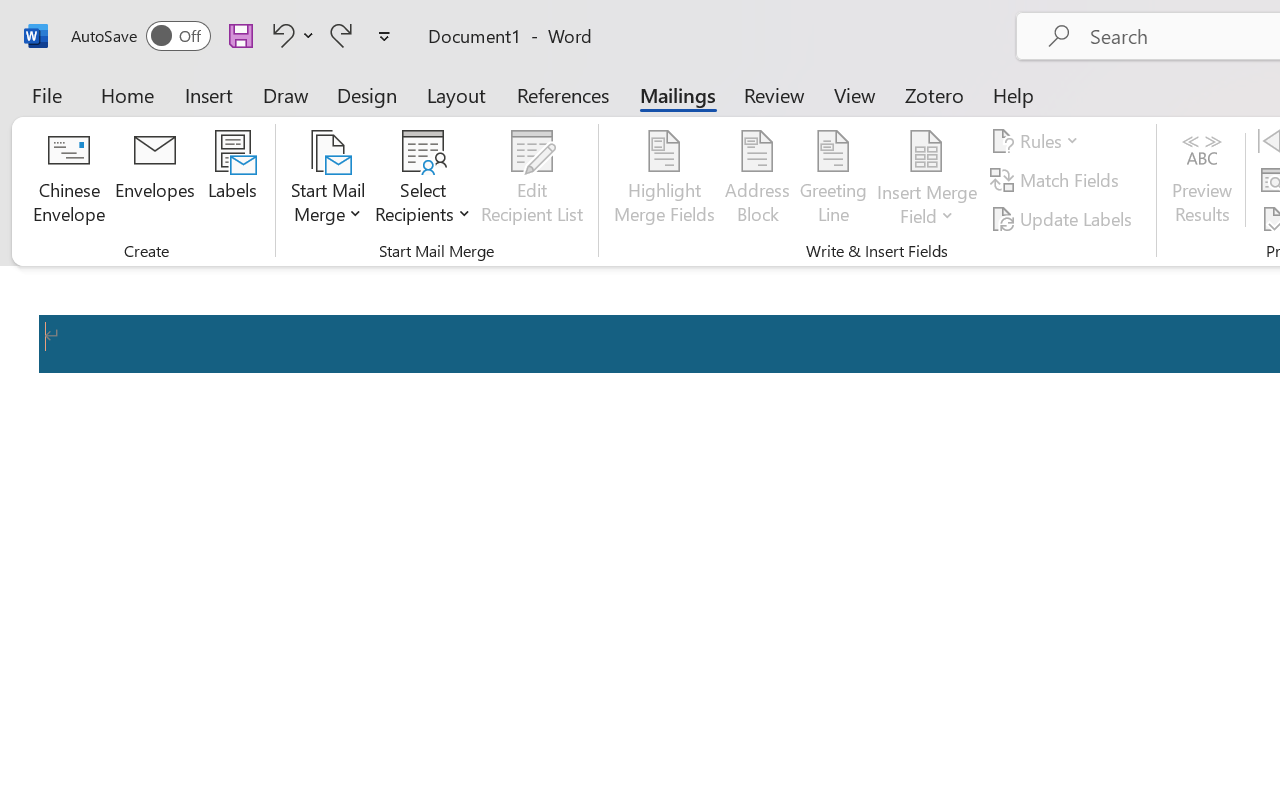 The width and height of the screenshot is (1280, 800). I want to click on 'Envelopes...', so click(154, 179).